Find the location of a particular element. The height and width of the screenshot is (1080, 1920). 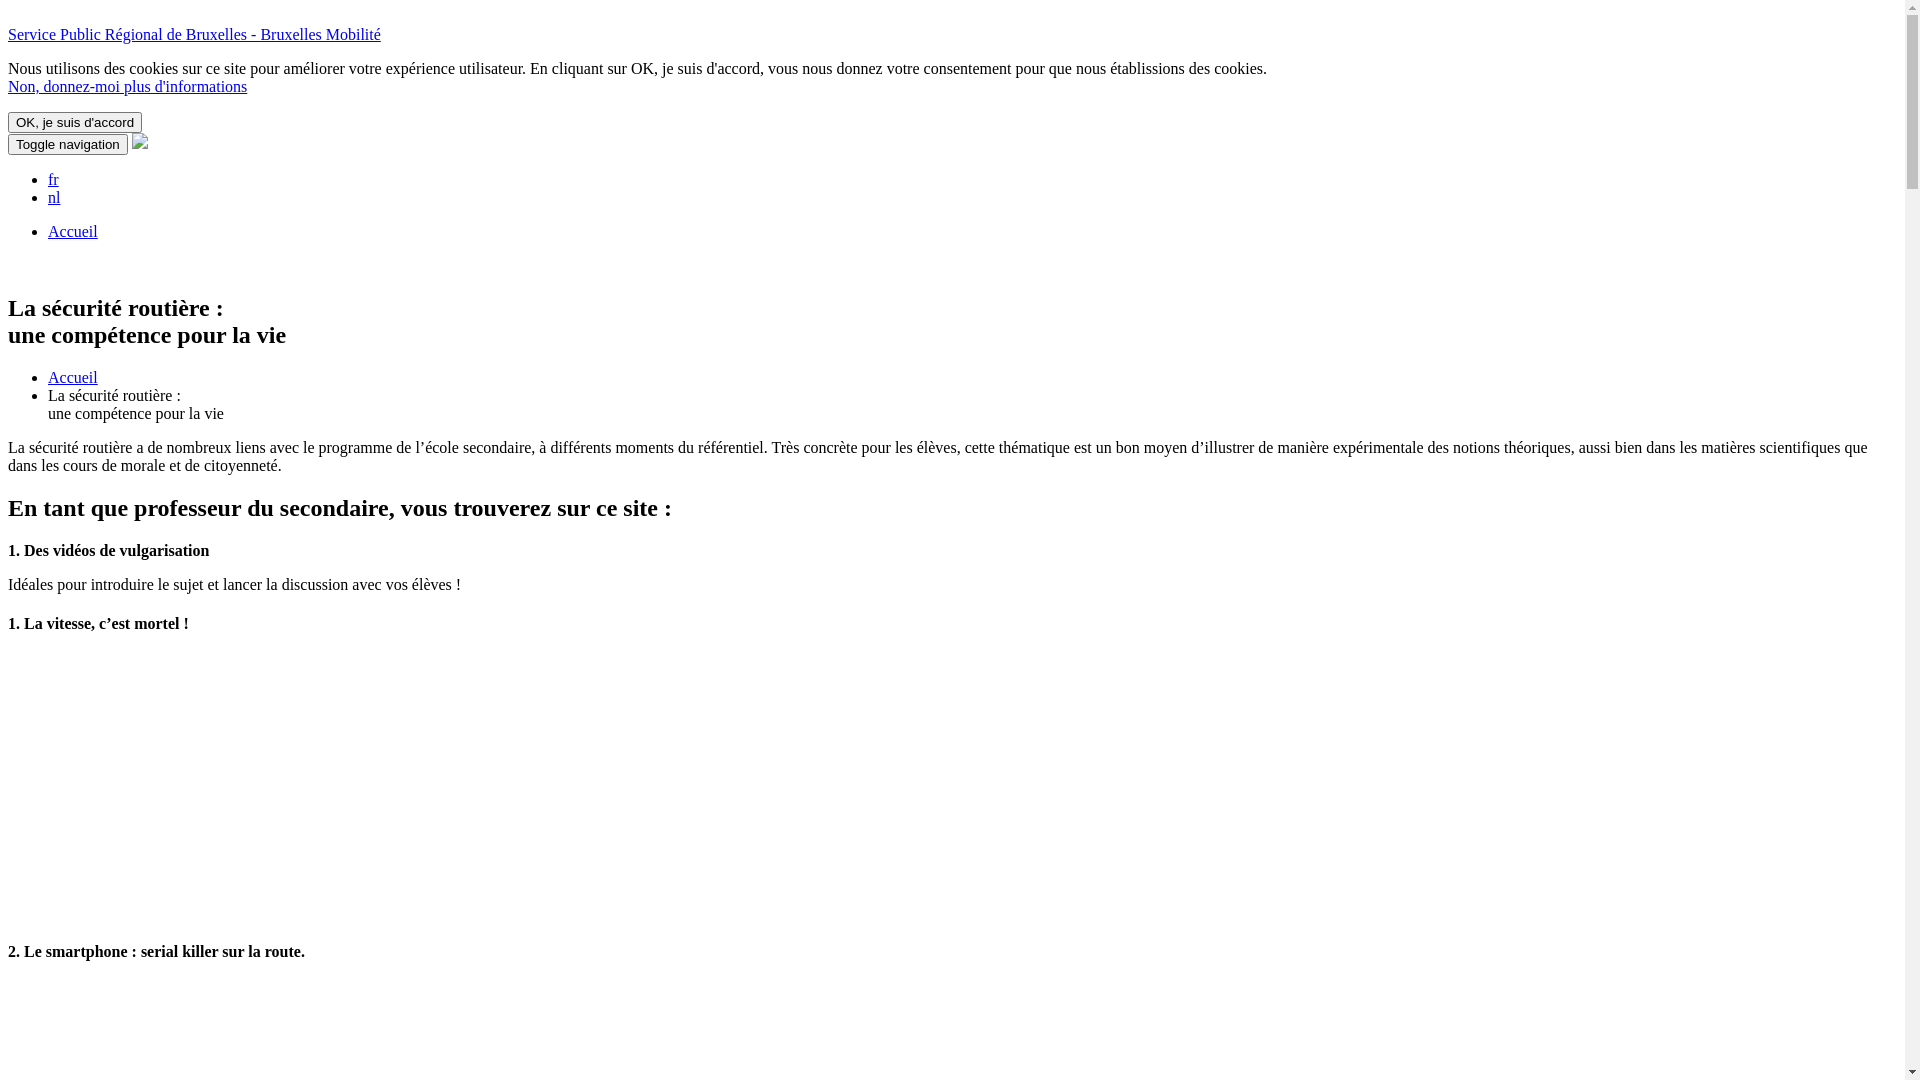

'fr' is located at coordinates (53, 178).